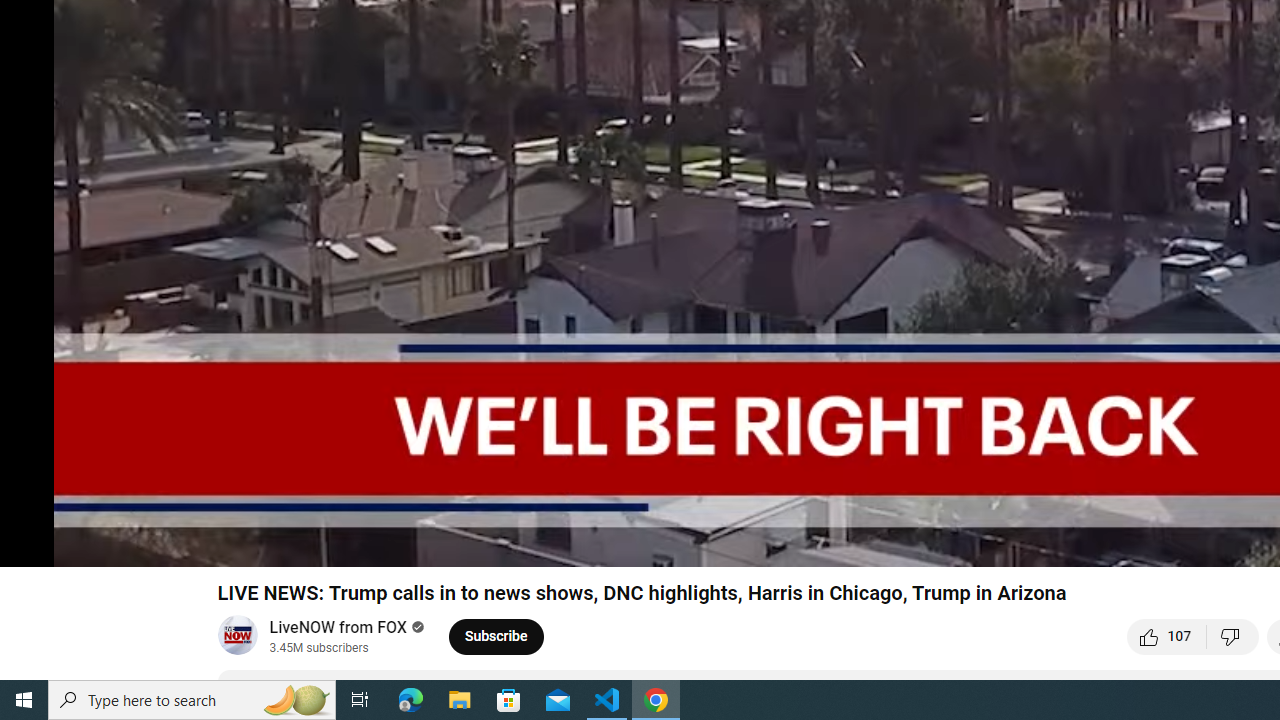 Image resolution: width=1280 pixels, height=720 pixels. I want to click on 'Subscribe to LiveNOW from FOX.', so click(496, 636).